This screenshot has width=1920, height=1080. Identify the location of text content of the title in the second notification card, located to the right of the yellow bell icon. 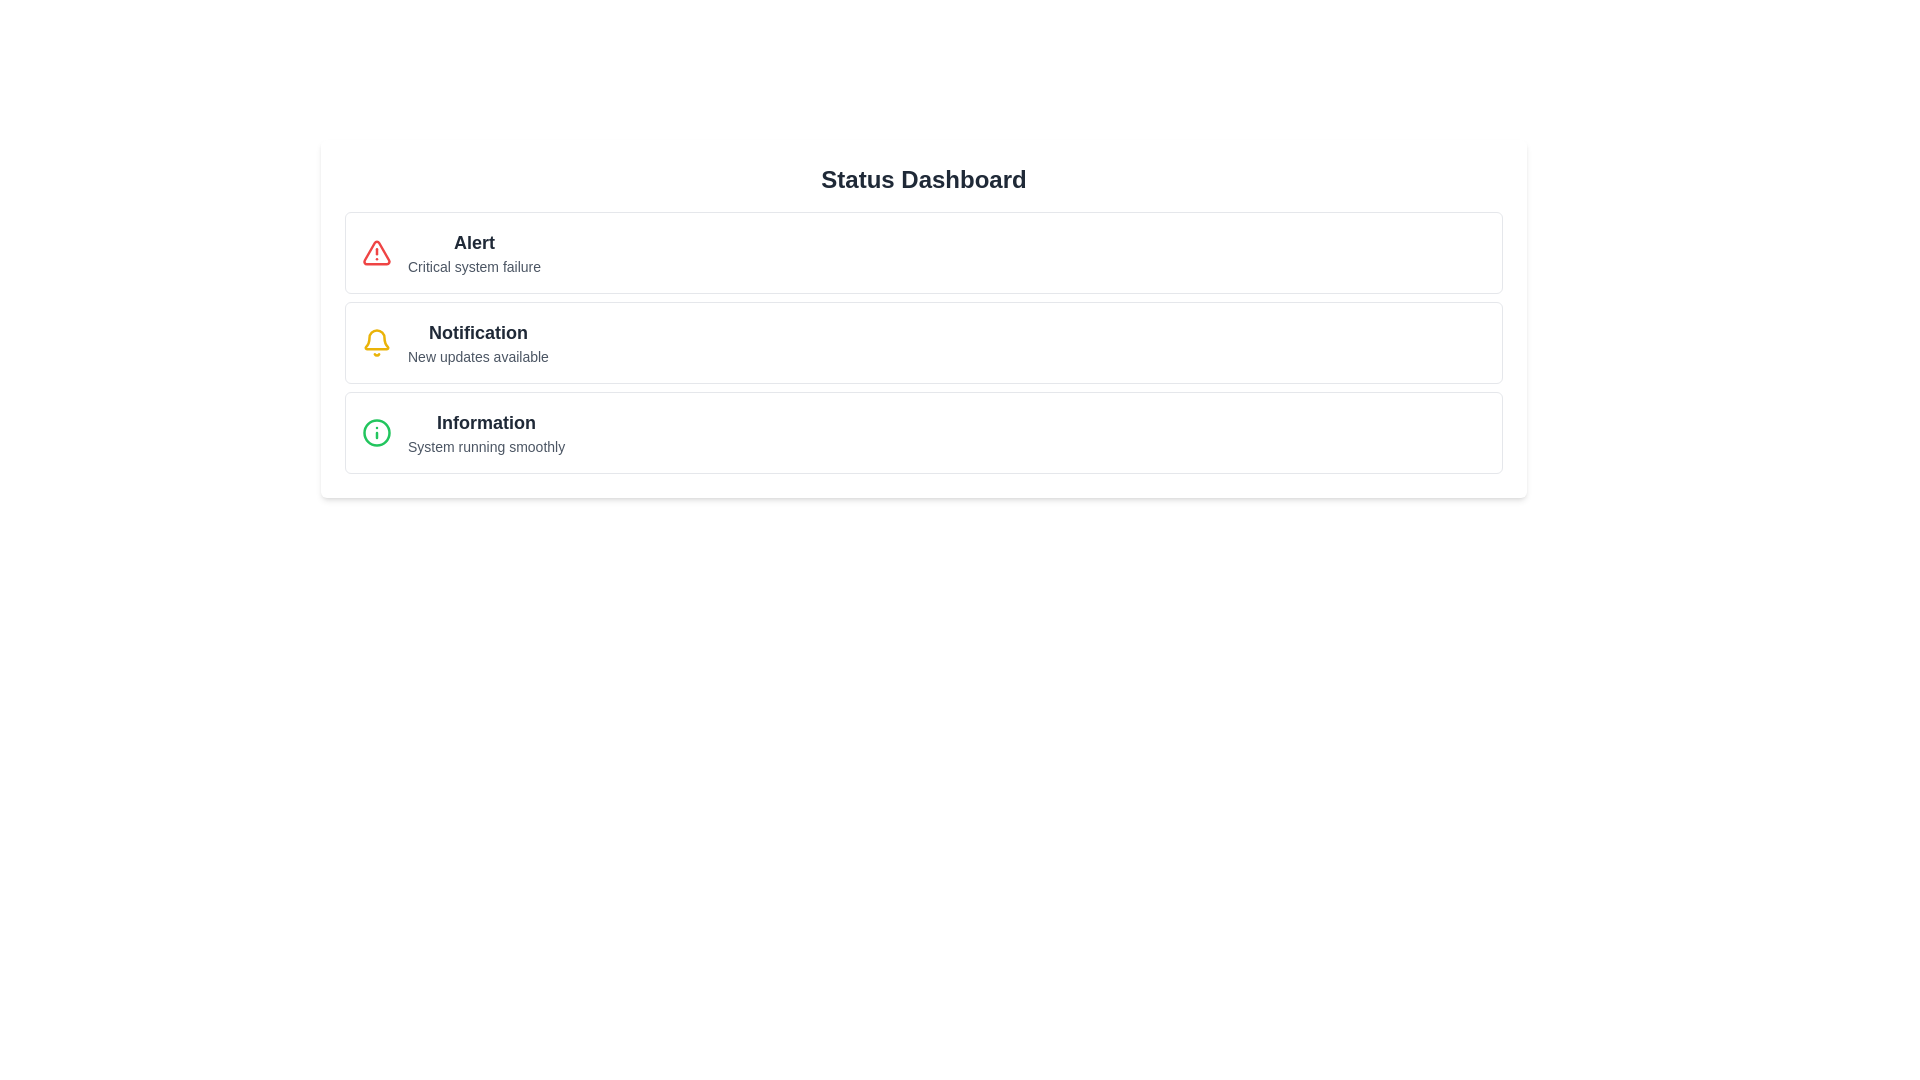
(477, 331).